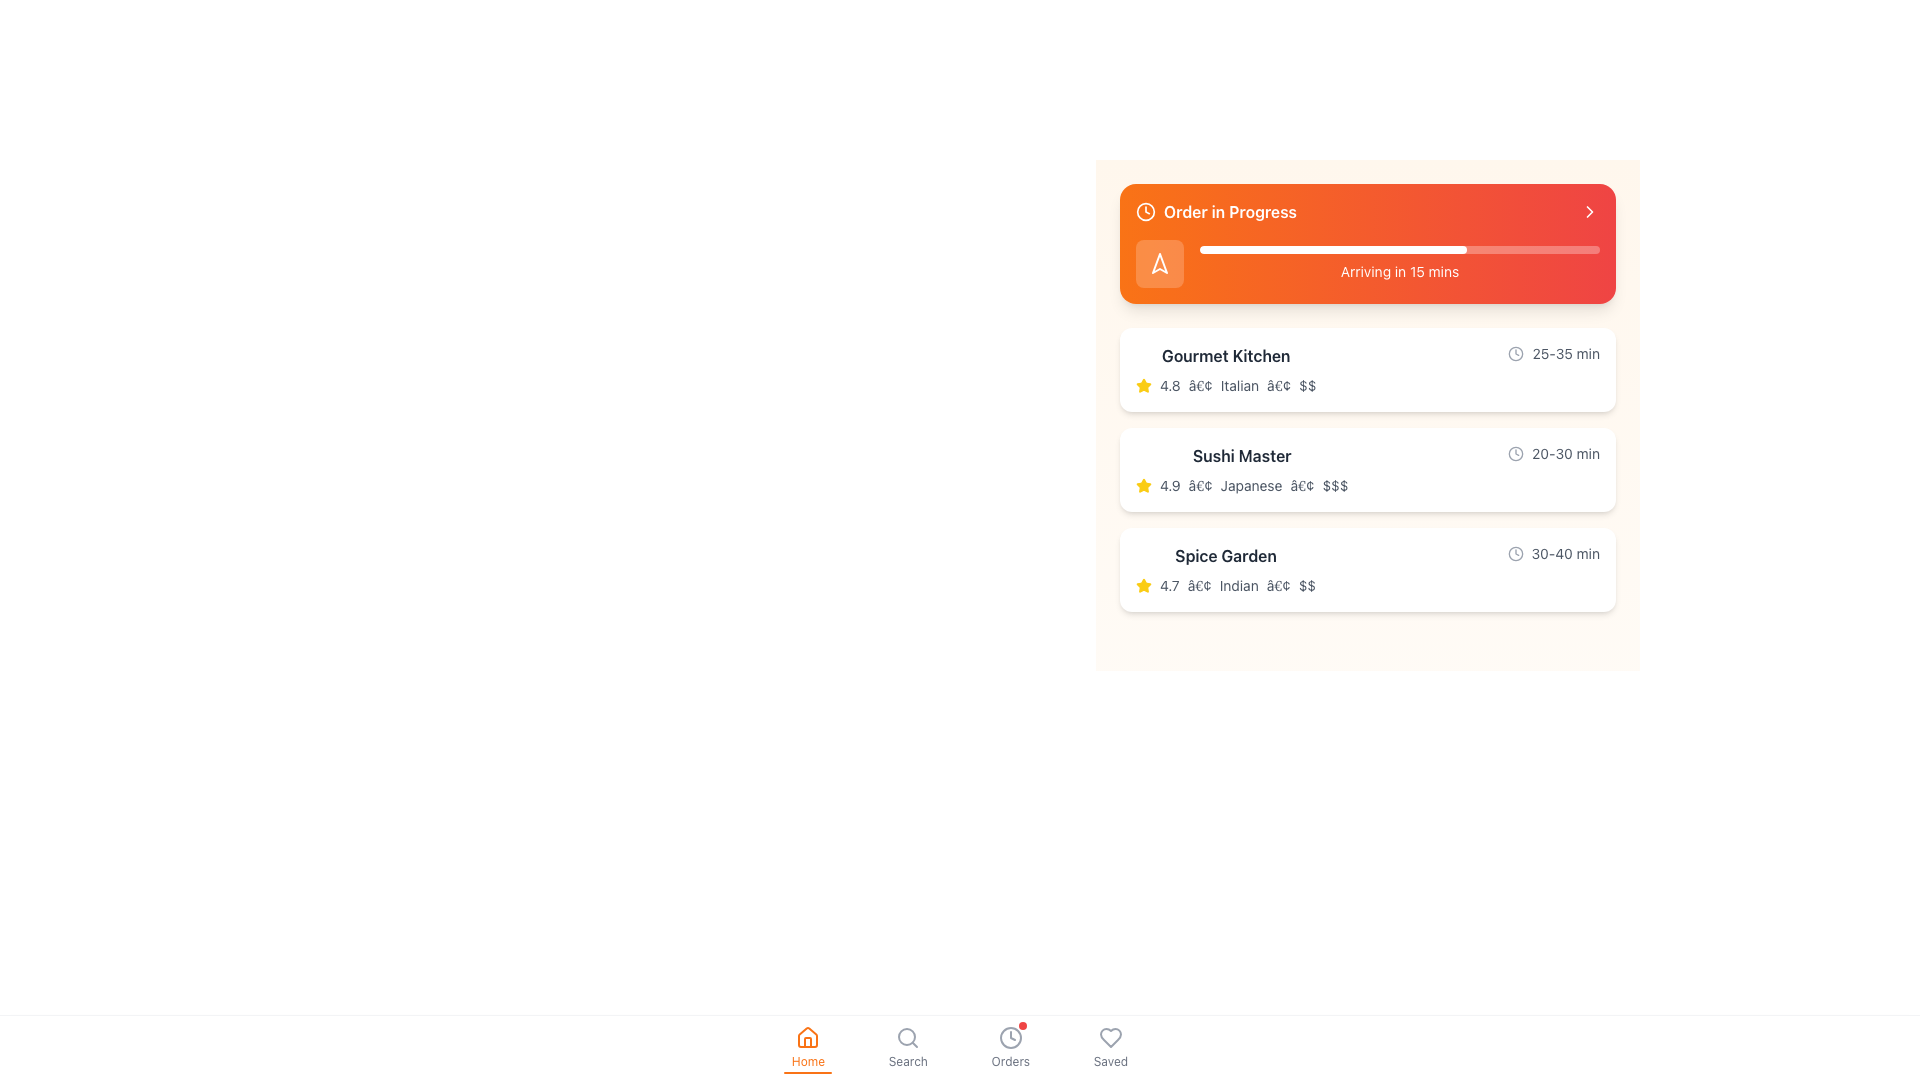 This screenshot has width=1920, height=1080. I want to click on the composite textual display component for the restaurant 'Gourmet Kitchen' for accessibility navigation, so click(1367, 370).